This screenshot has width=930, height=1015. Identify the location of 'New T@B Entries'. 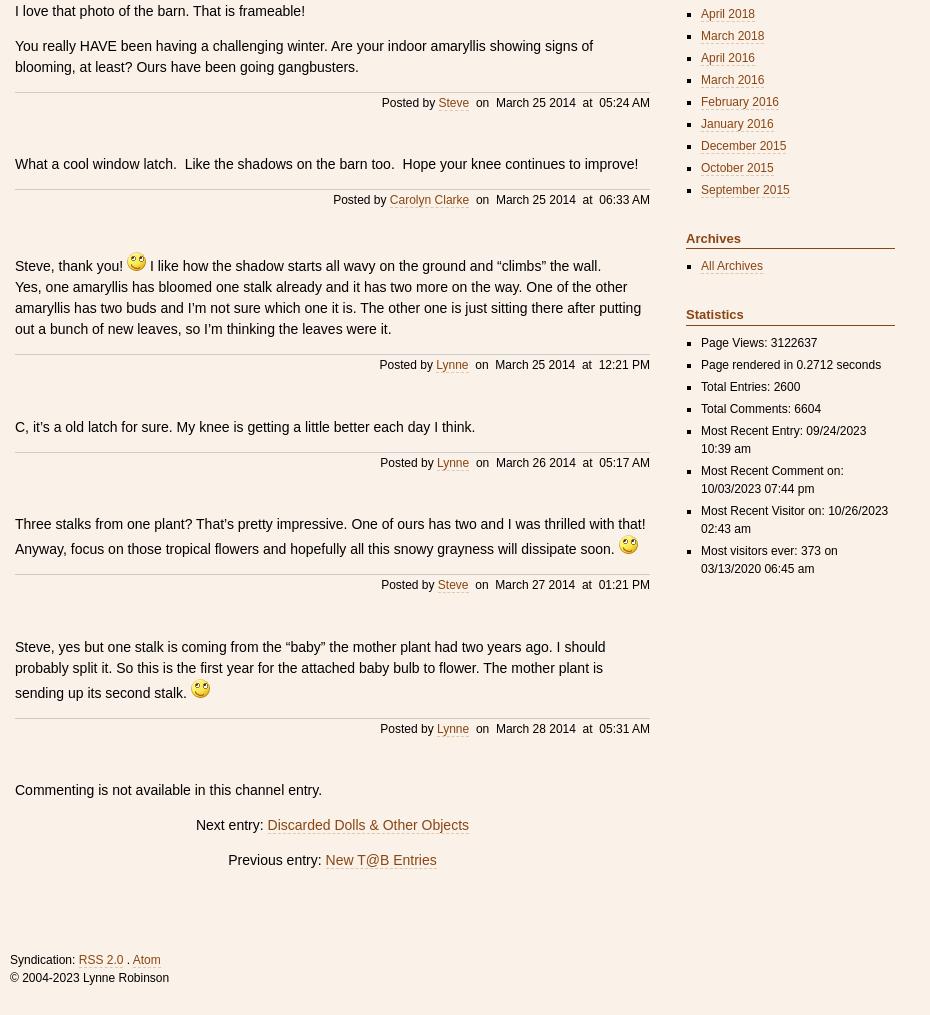
(379, 860).